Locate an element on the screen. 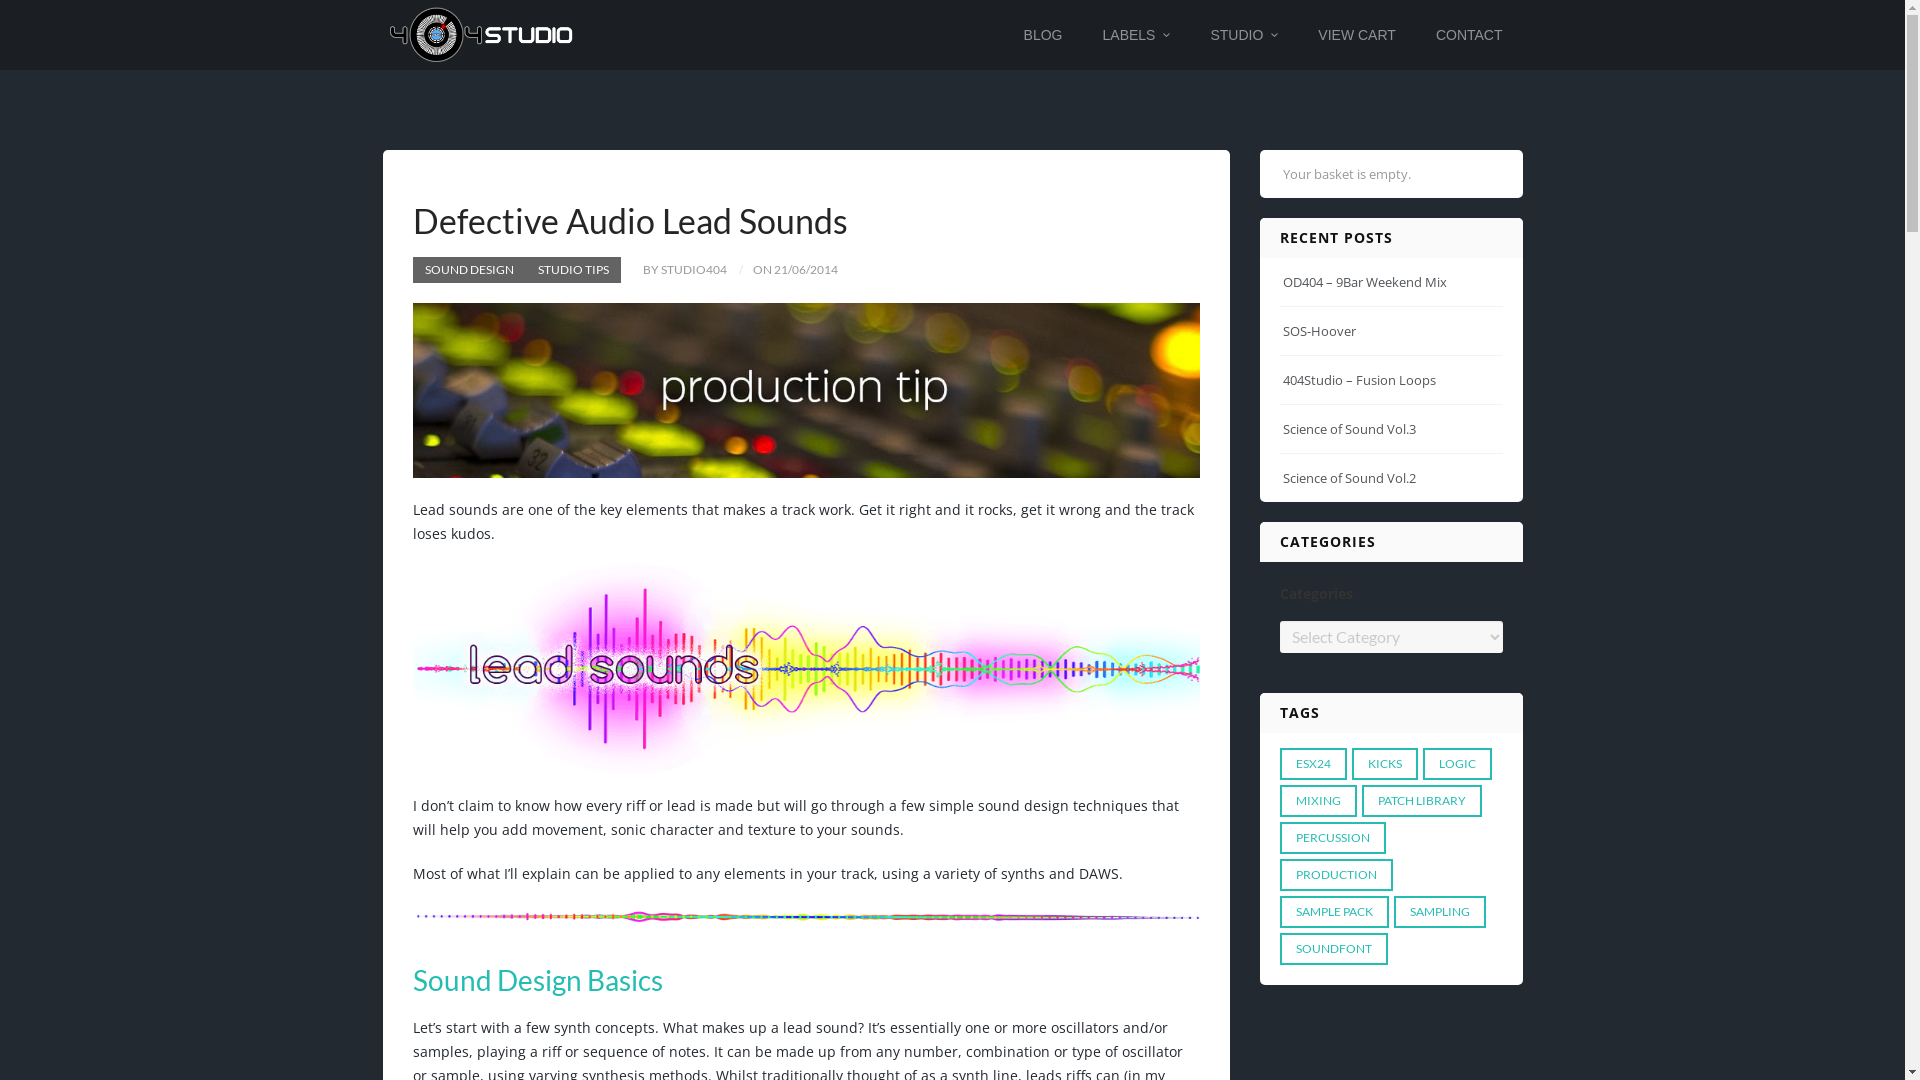 The width and height of the screenshot is (1920, 1080). 'LOGIC' is located at coordinates (1457, 763).